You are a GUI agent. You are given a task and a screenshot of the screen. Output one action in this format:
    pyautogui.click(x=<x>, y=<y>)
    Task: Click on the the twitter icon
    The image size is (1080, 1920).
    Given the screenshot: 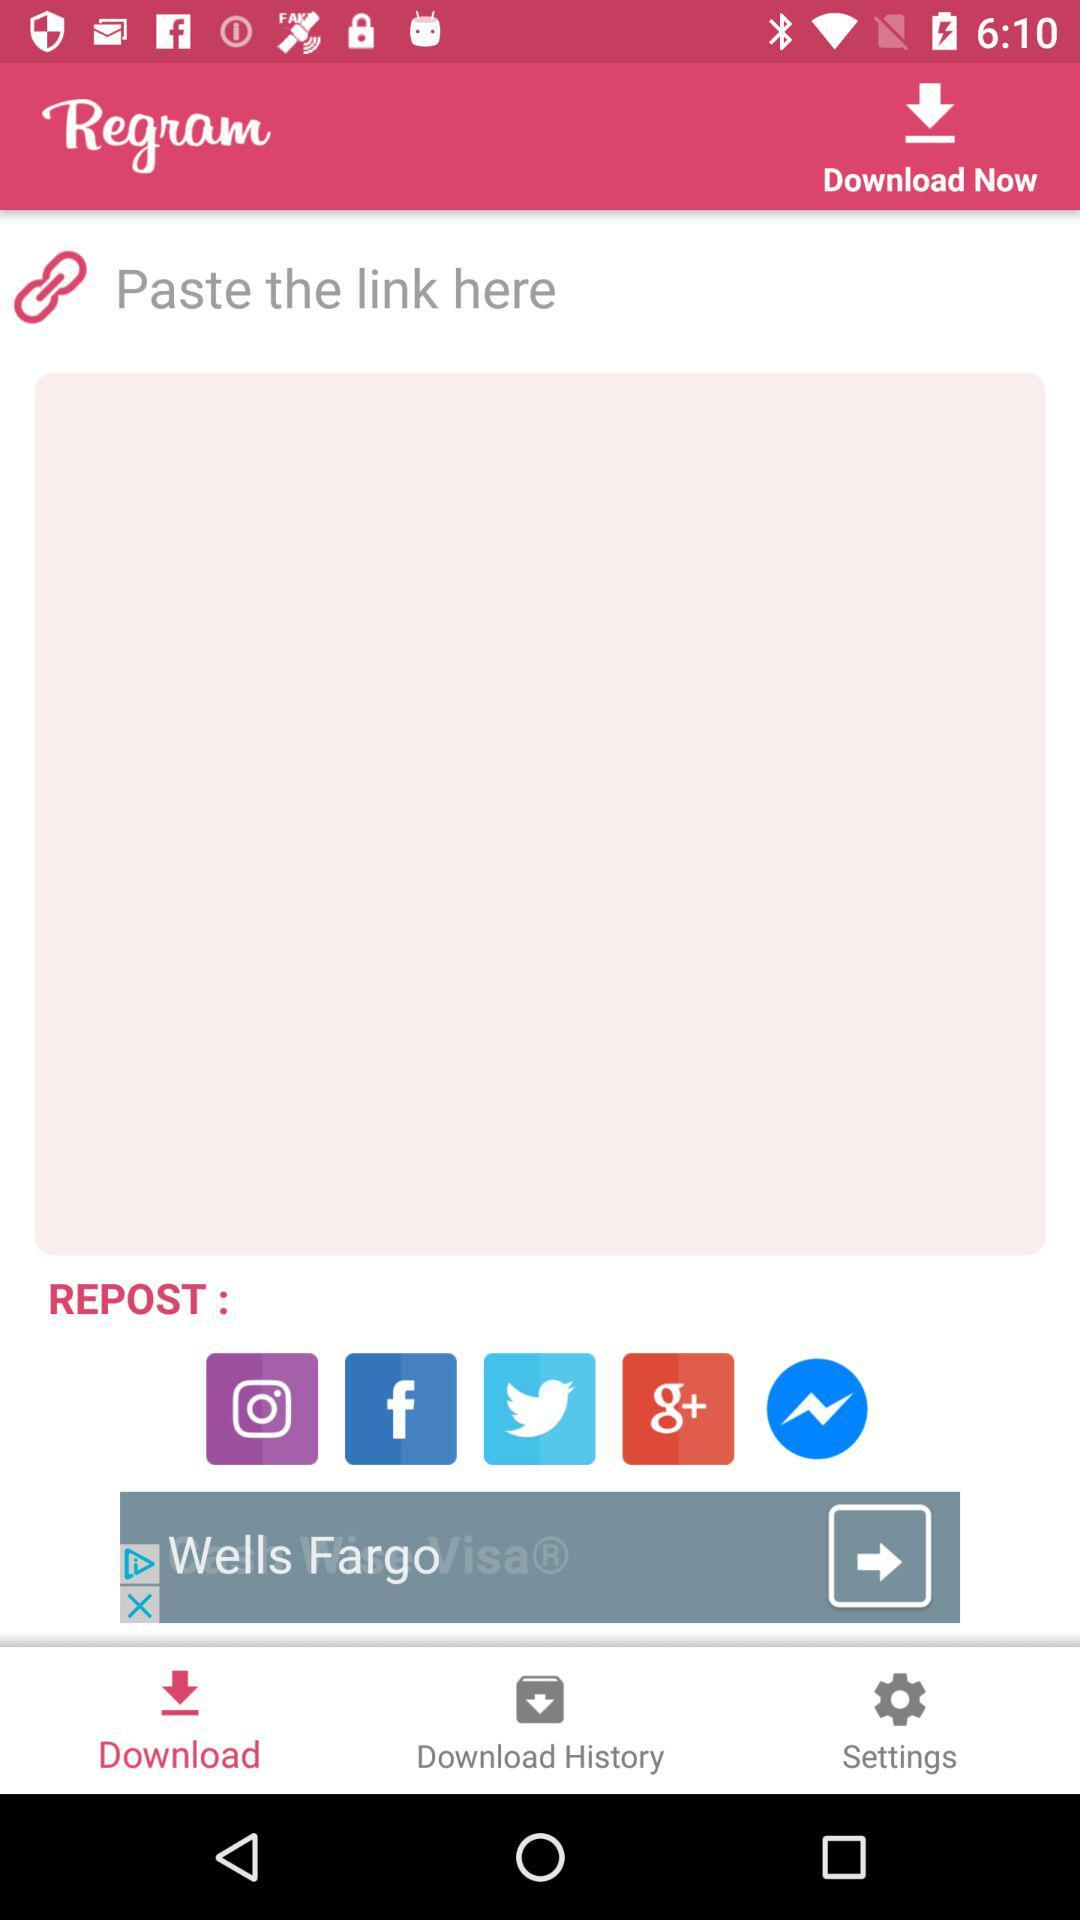 What is the action you would take?
    pyautogui.click(x=538, y=1407)
    